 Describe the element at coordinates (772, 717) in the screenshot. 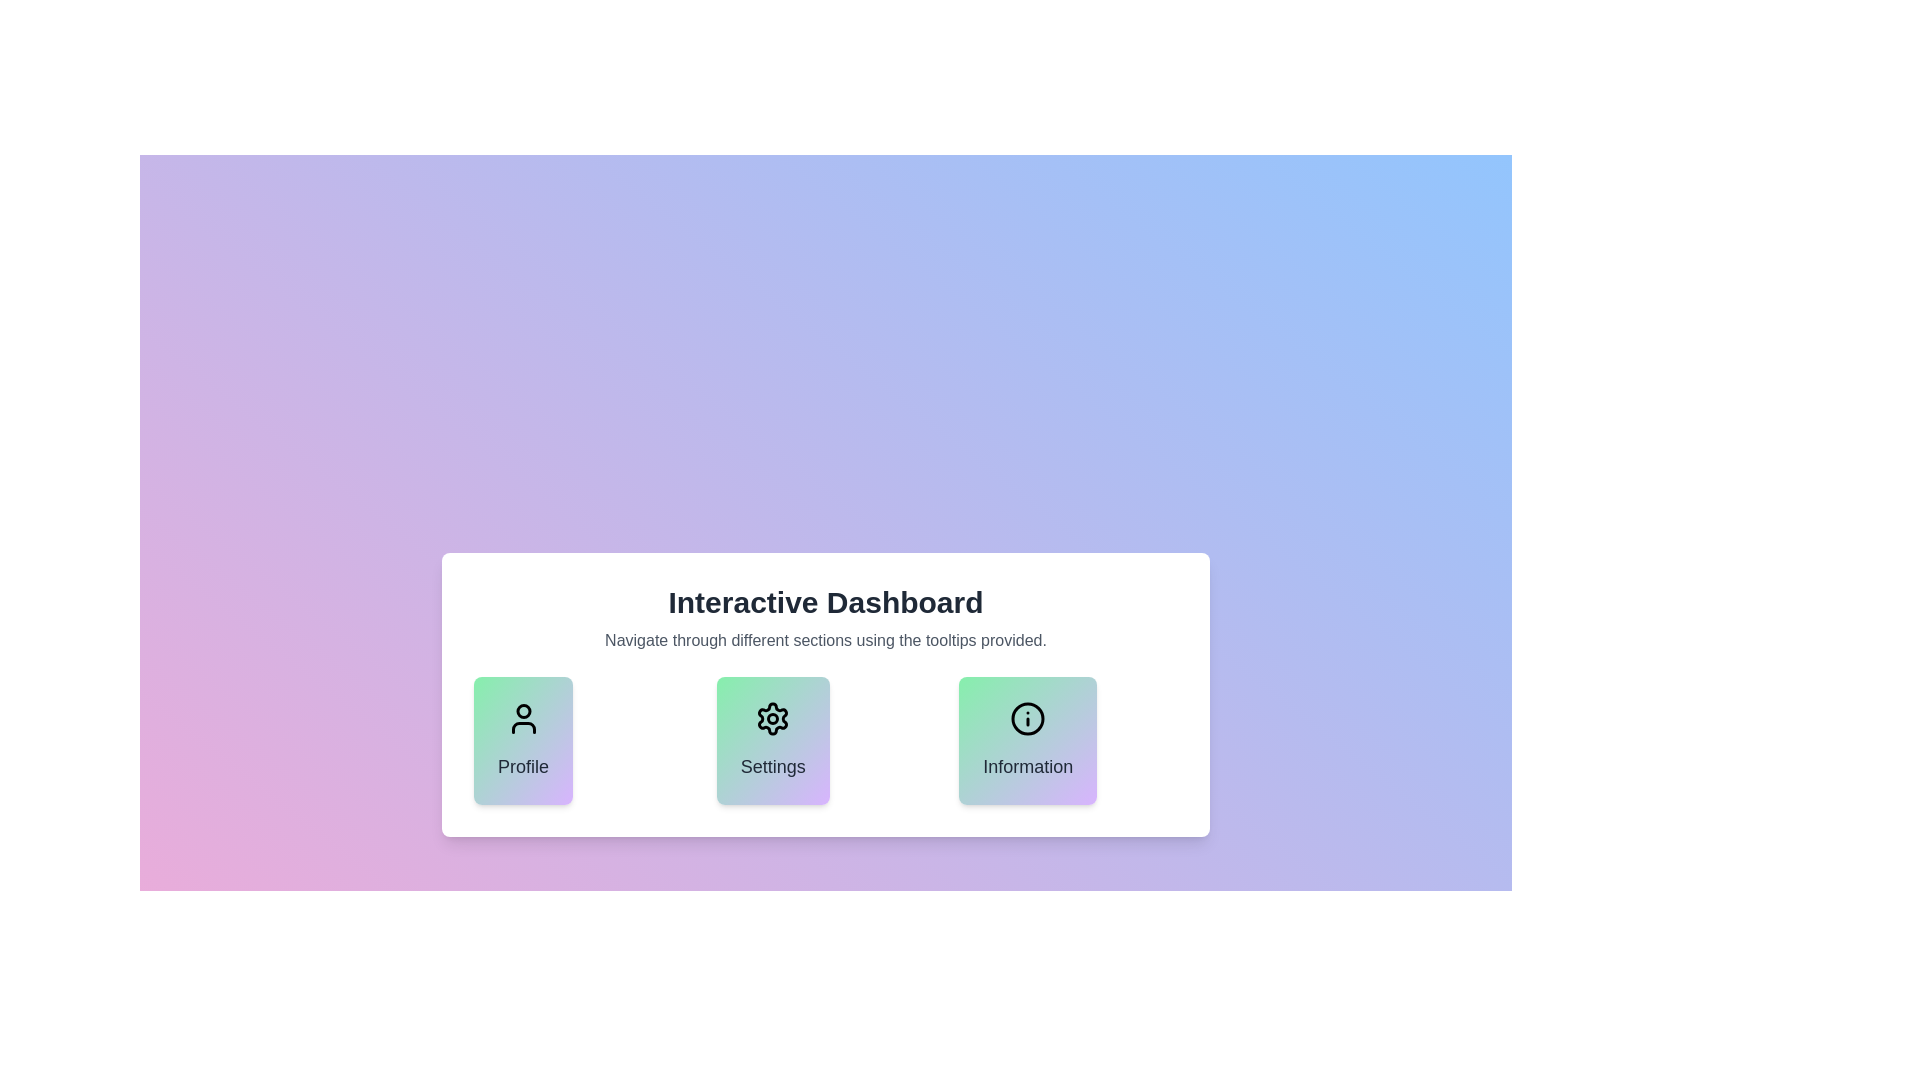

I see `the gear icon representing settings, located in the center card of the three-card layout below the 'Interactive Dashboard' text` at that location.